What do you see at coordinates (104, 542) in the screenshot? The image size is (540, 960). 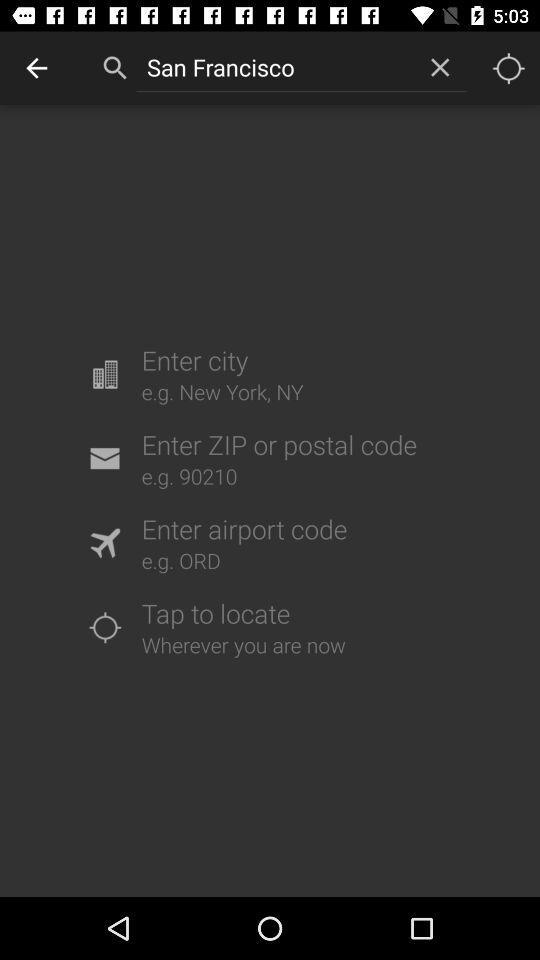 I see `the flight icon on the web page` at bounding box center [104, 542].